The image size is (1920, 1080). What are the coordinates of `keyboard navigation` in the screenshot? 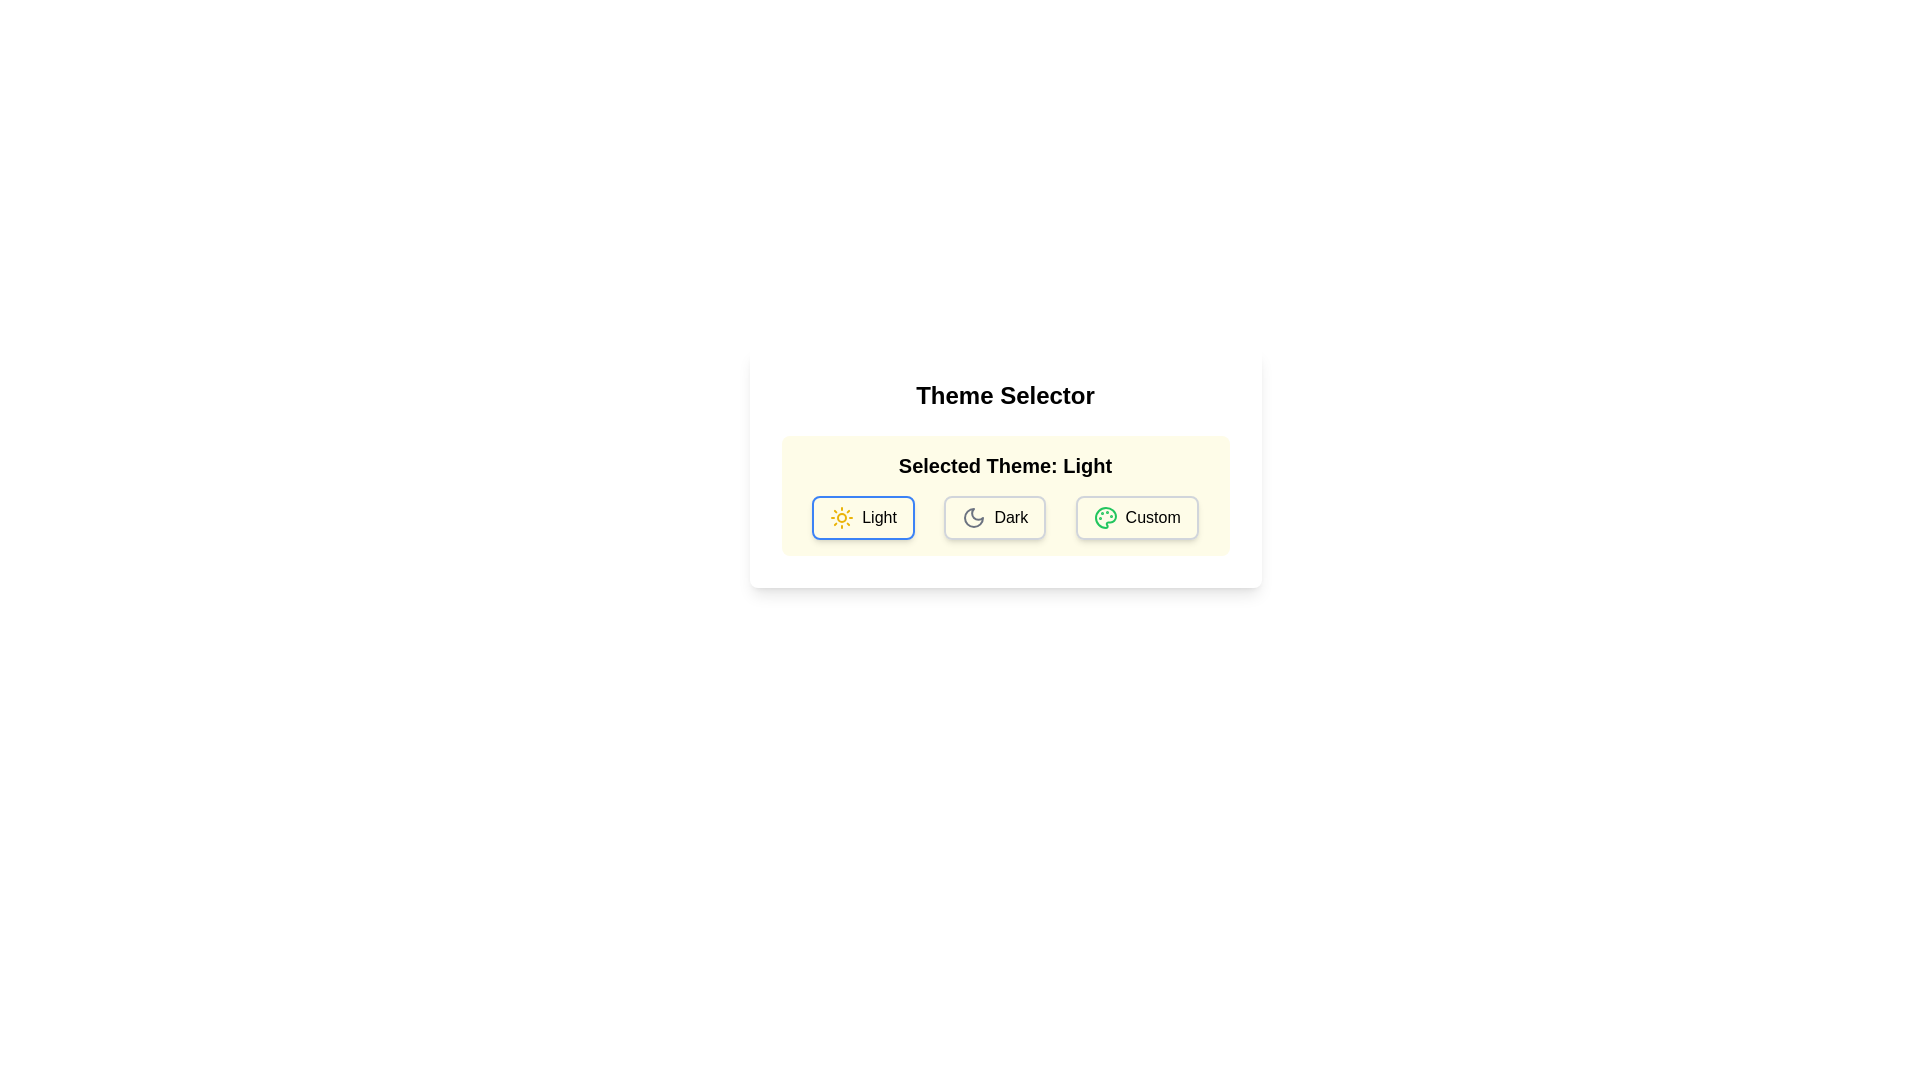 It's located at (863, 516).